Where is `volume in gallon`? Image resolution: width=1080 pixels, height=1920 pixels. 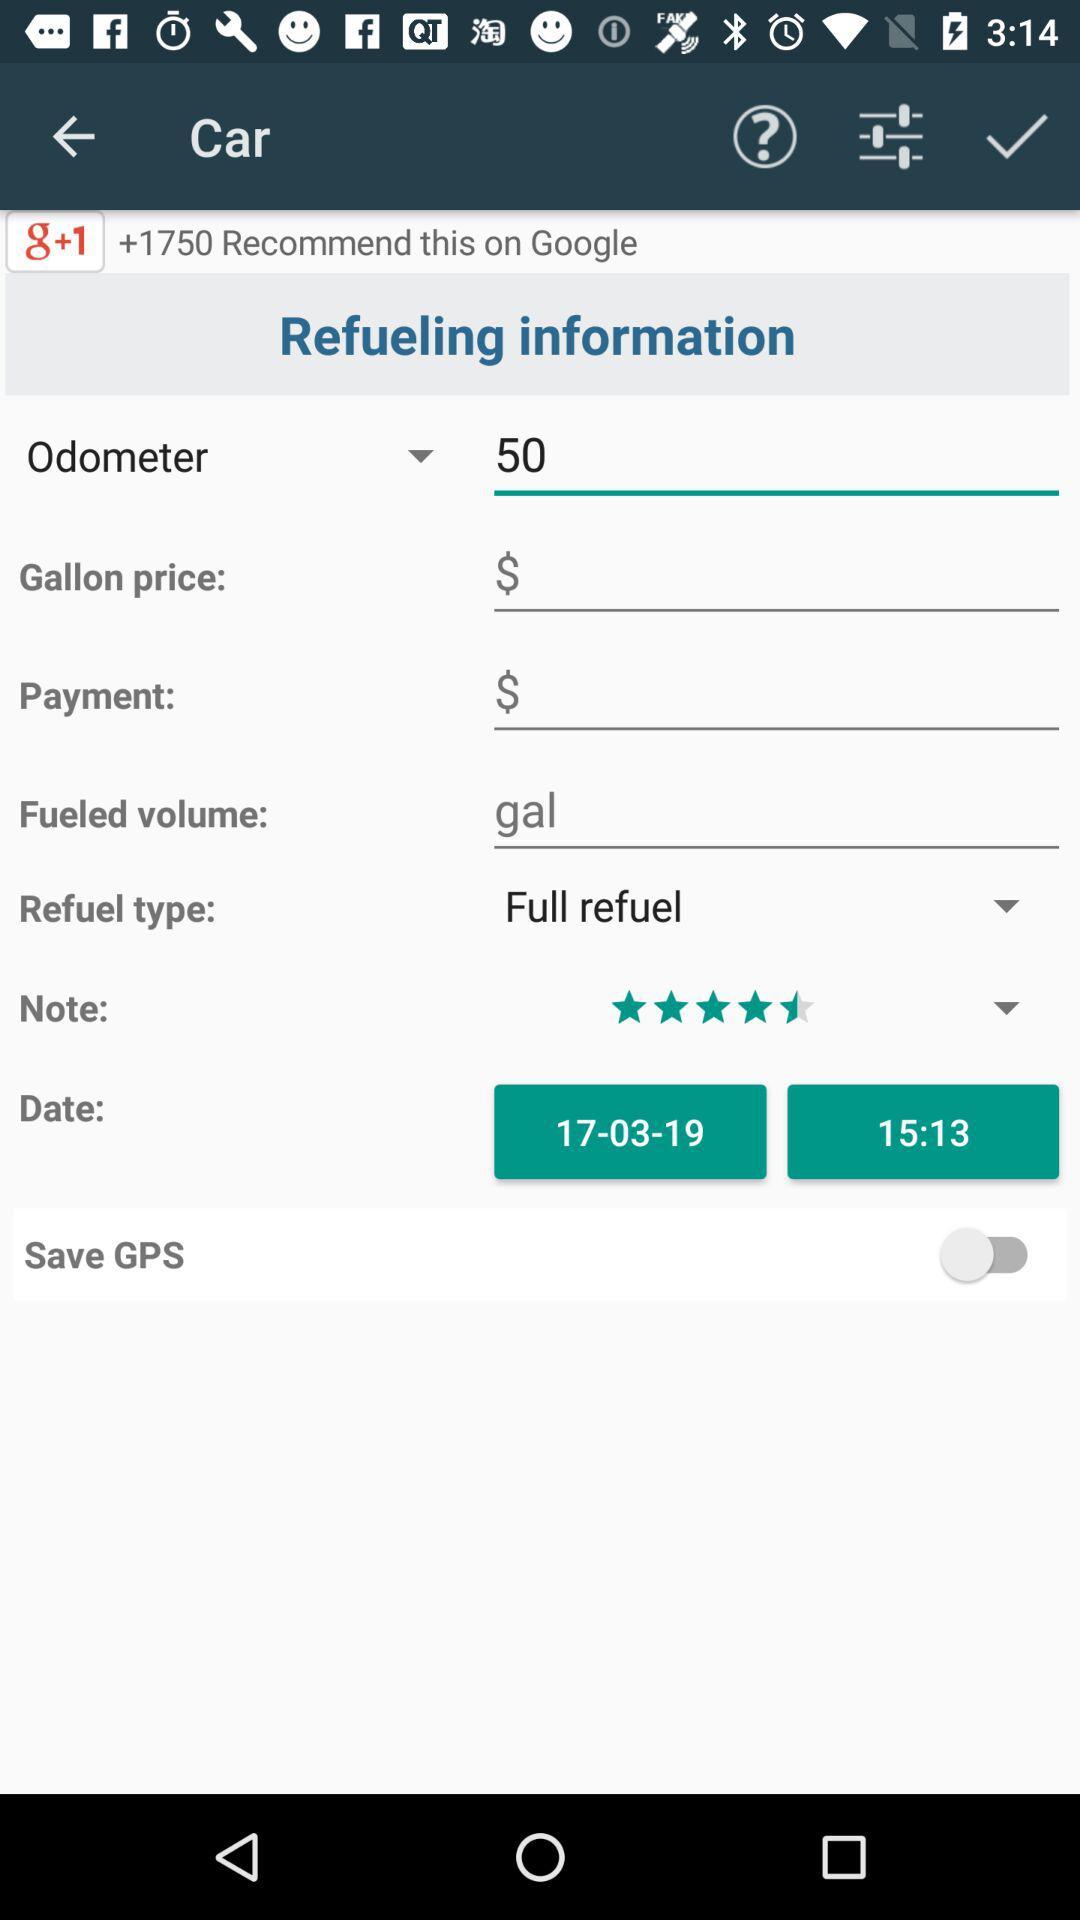 volume in gallon is located at coordinates (775, 810).